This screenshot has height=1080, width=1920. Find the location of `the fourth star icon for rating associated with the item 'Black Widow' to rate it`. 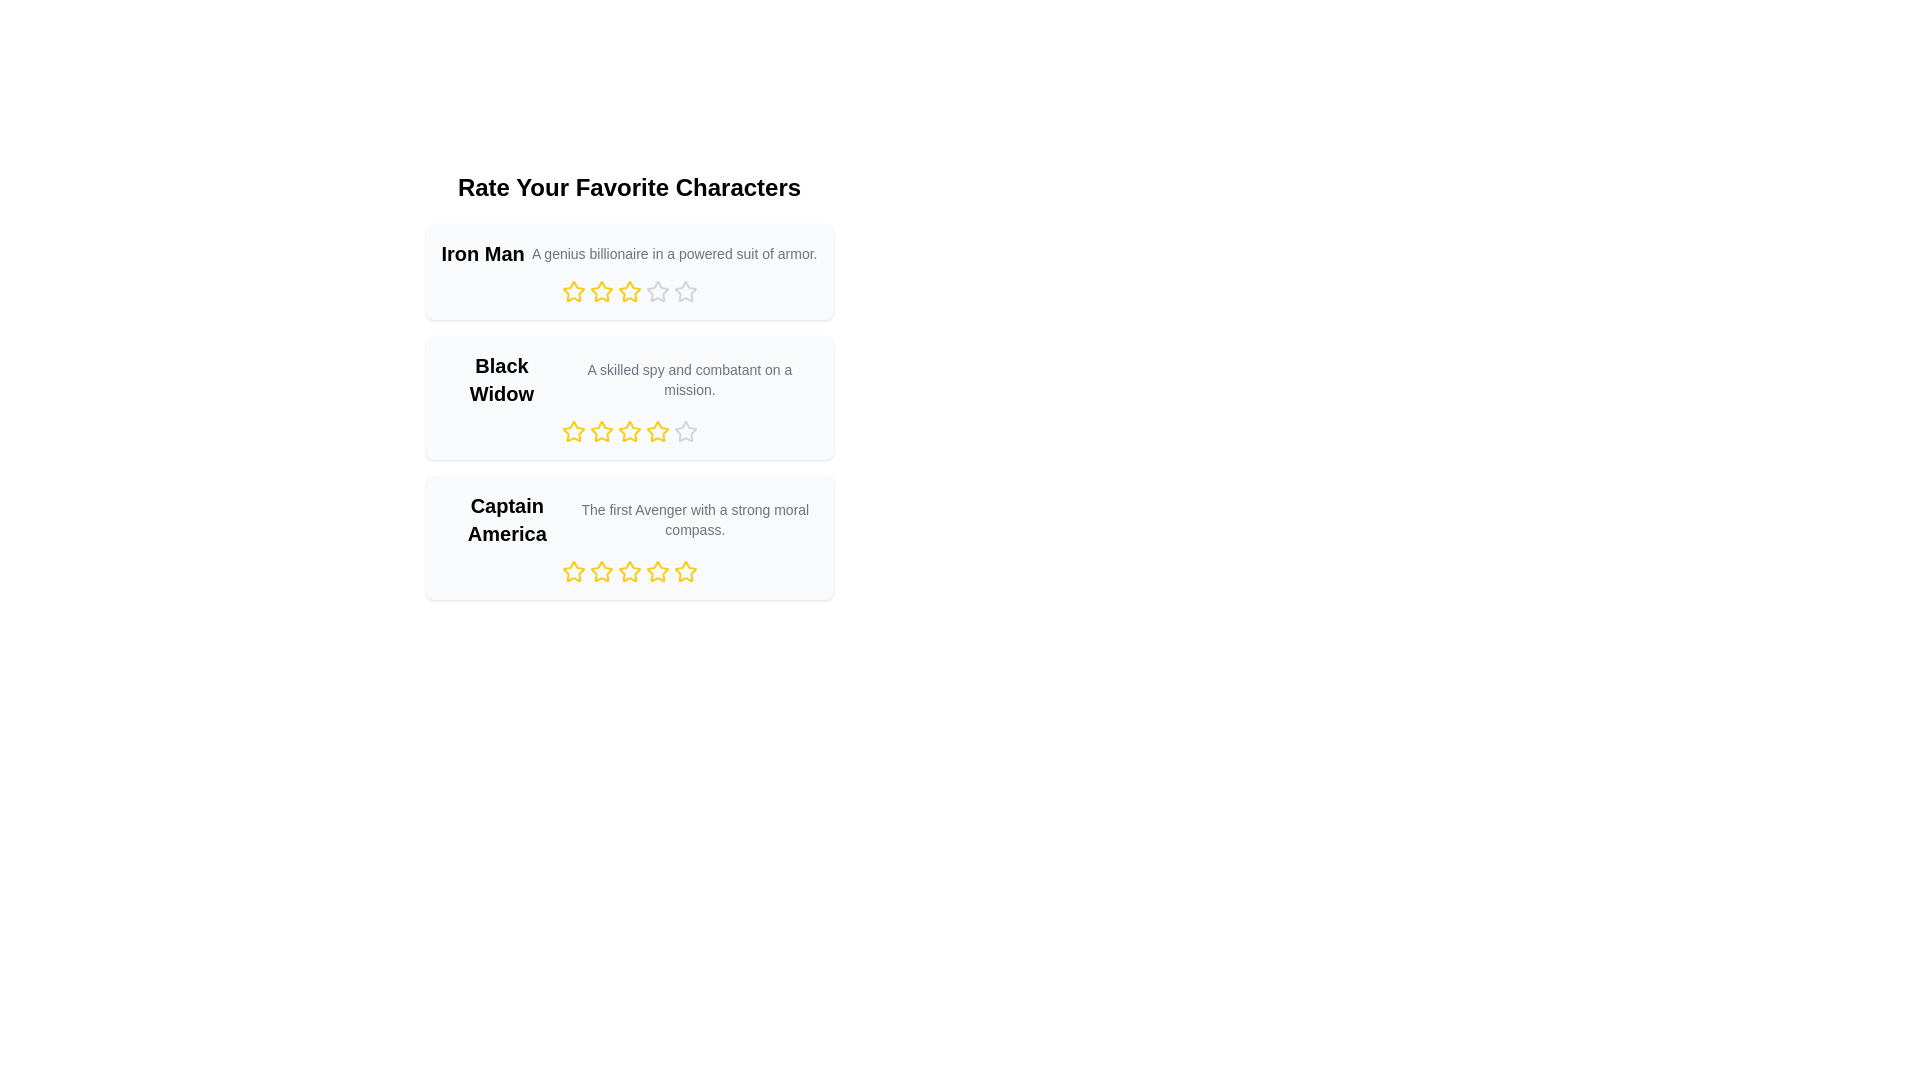

the fourth star icon for rating associated with the item 'Black Widow' to rate it is located at coordinates (685, 430).